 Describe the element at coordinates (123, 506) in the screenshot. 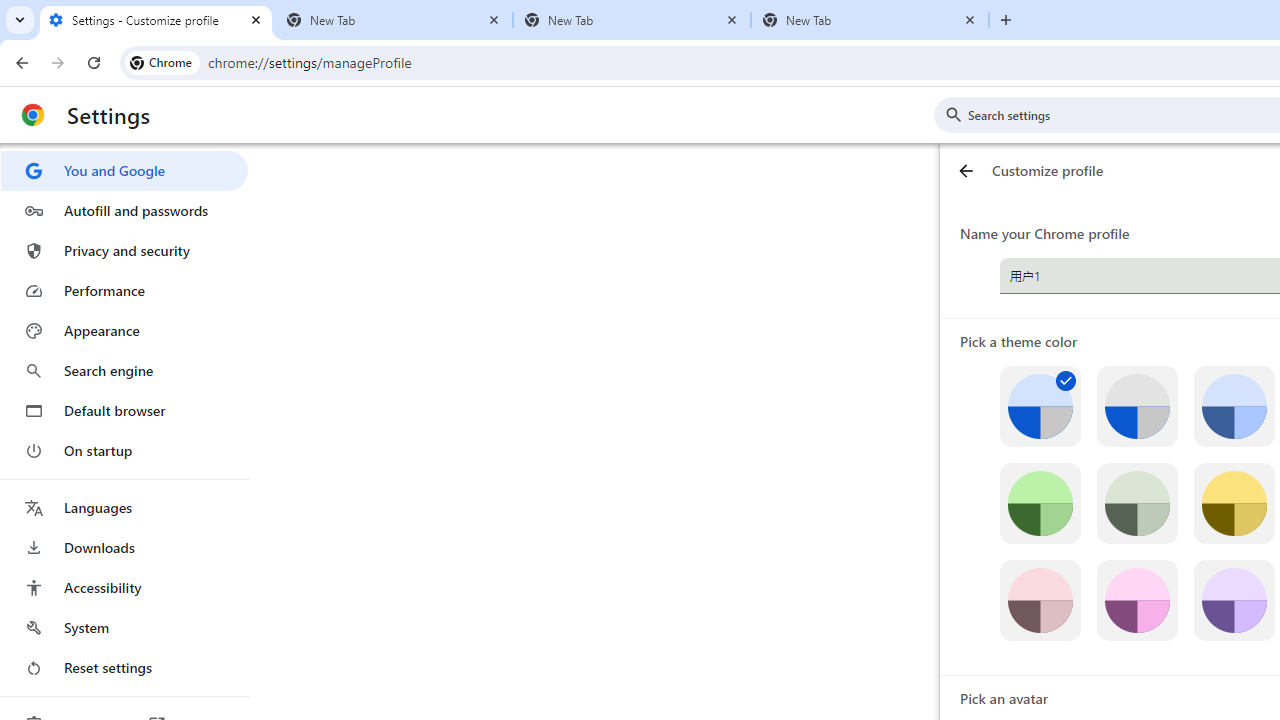

I see `'Languages'` at that location.